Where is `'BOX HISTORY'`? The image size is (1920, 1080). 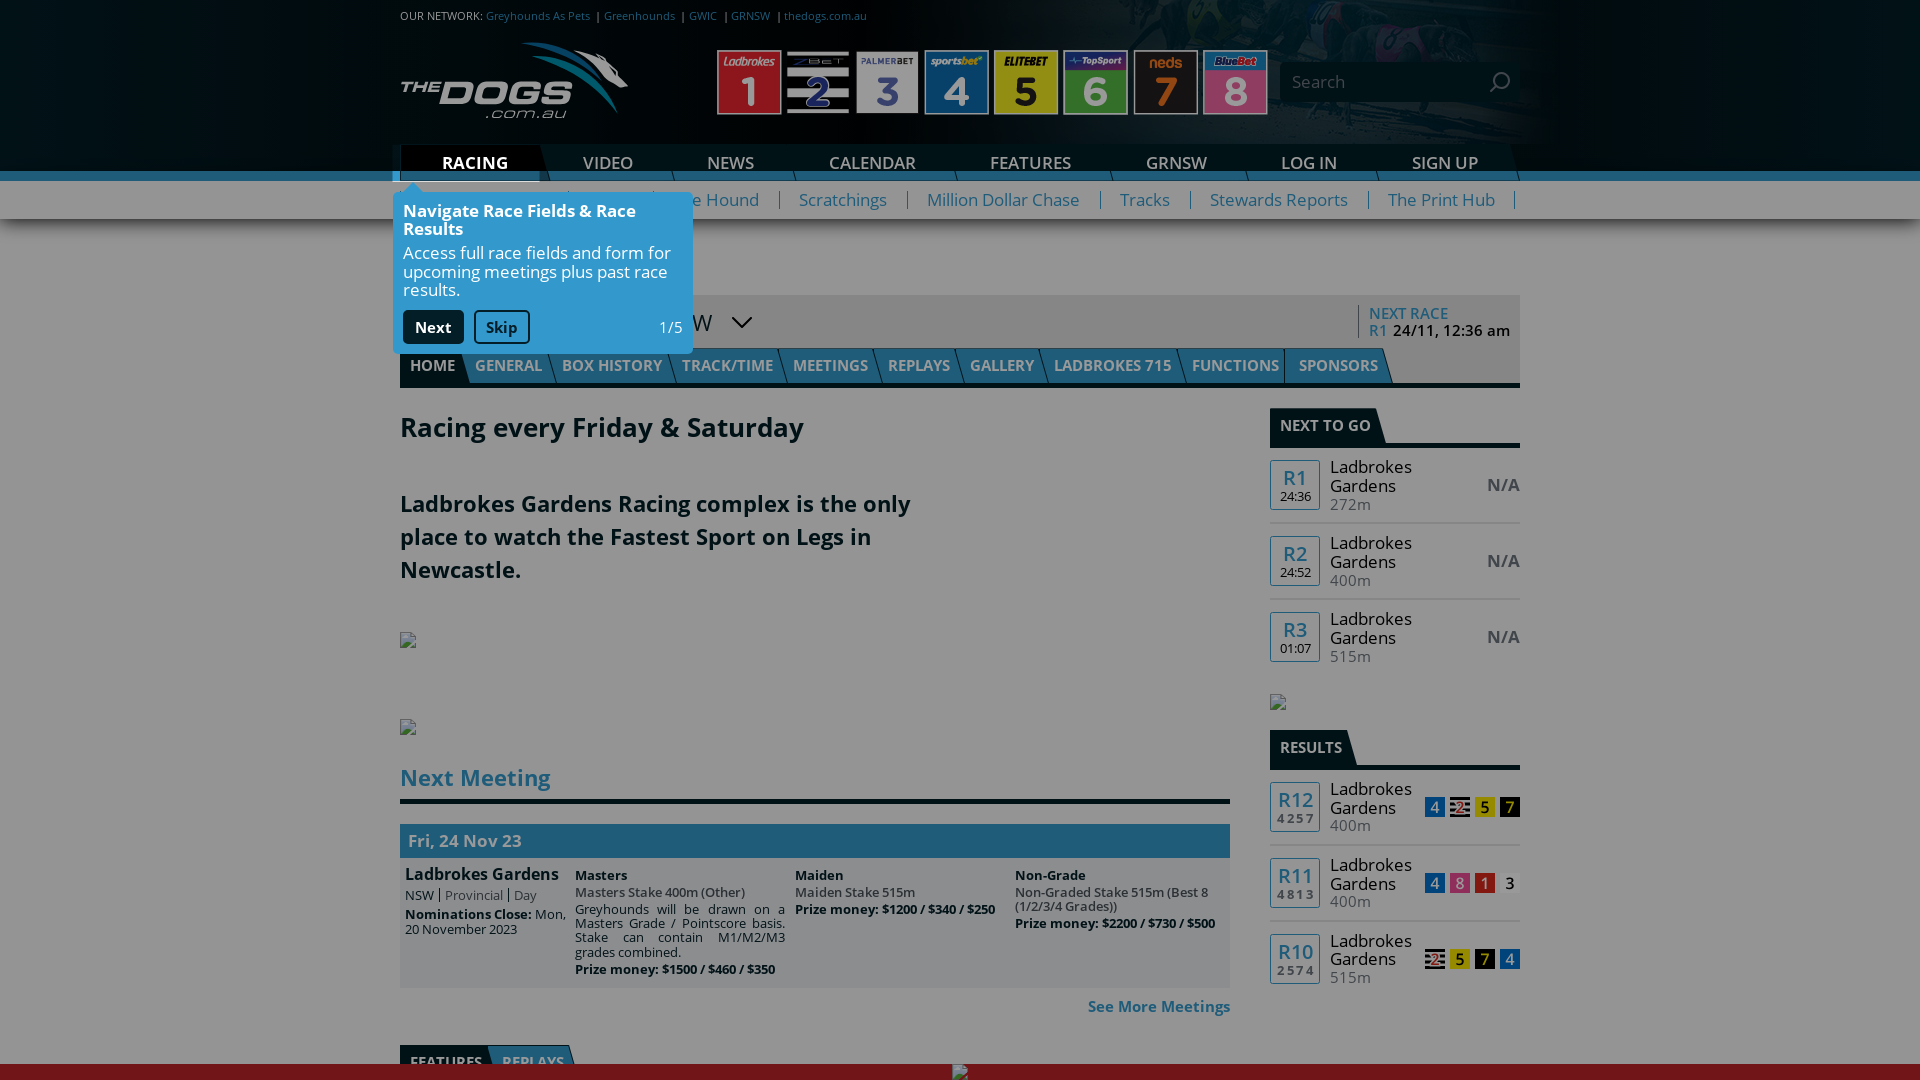 'BOX HISTORY' is located at coordinates (610, 365).